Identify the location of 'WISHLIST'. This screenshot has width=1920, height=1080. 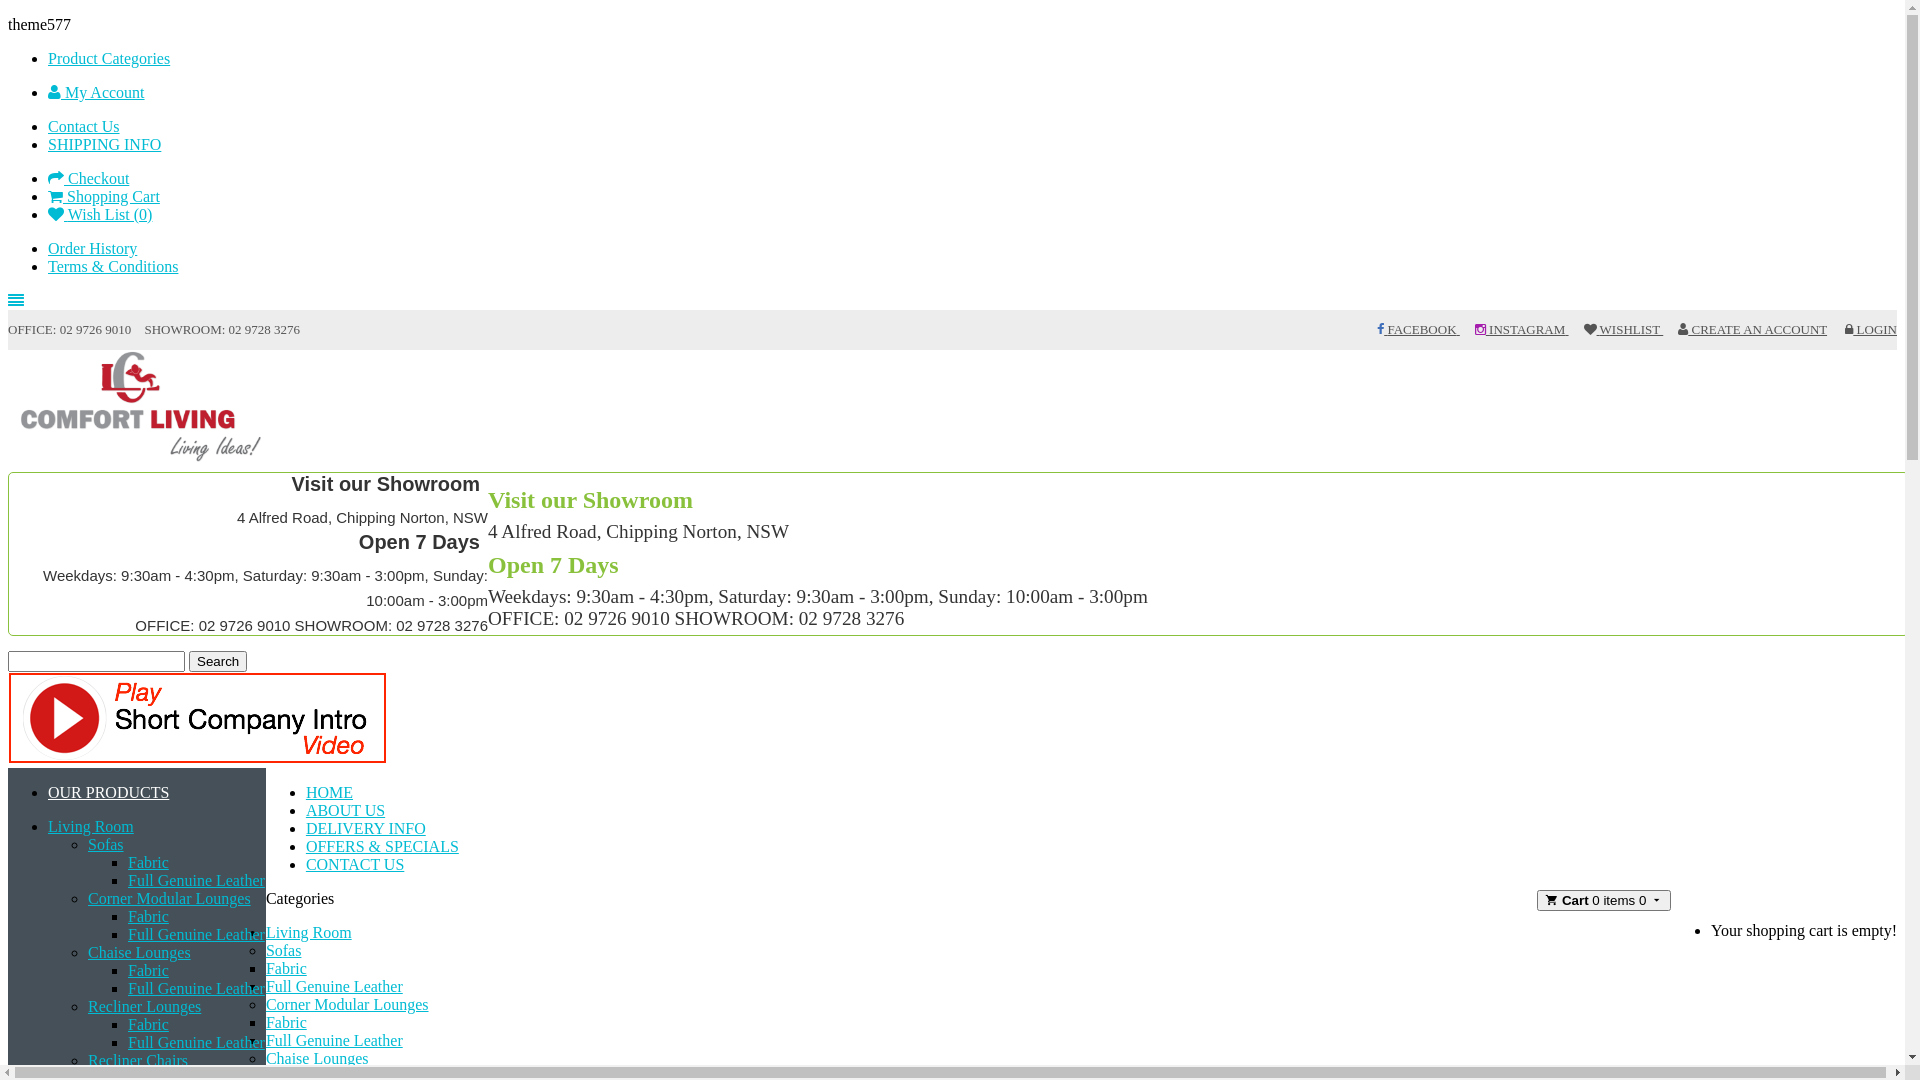
(1623, 328).